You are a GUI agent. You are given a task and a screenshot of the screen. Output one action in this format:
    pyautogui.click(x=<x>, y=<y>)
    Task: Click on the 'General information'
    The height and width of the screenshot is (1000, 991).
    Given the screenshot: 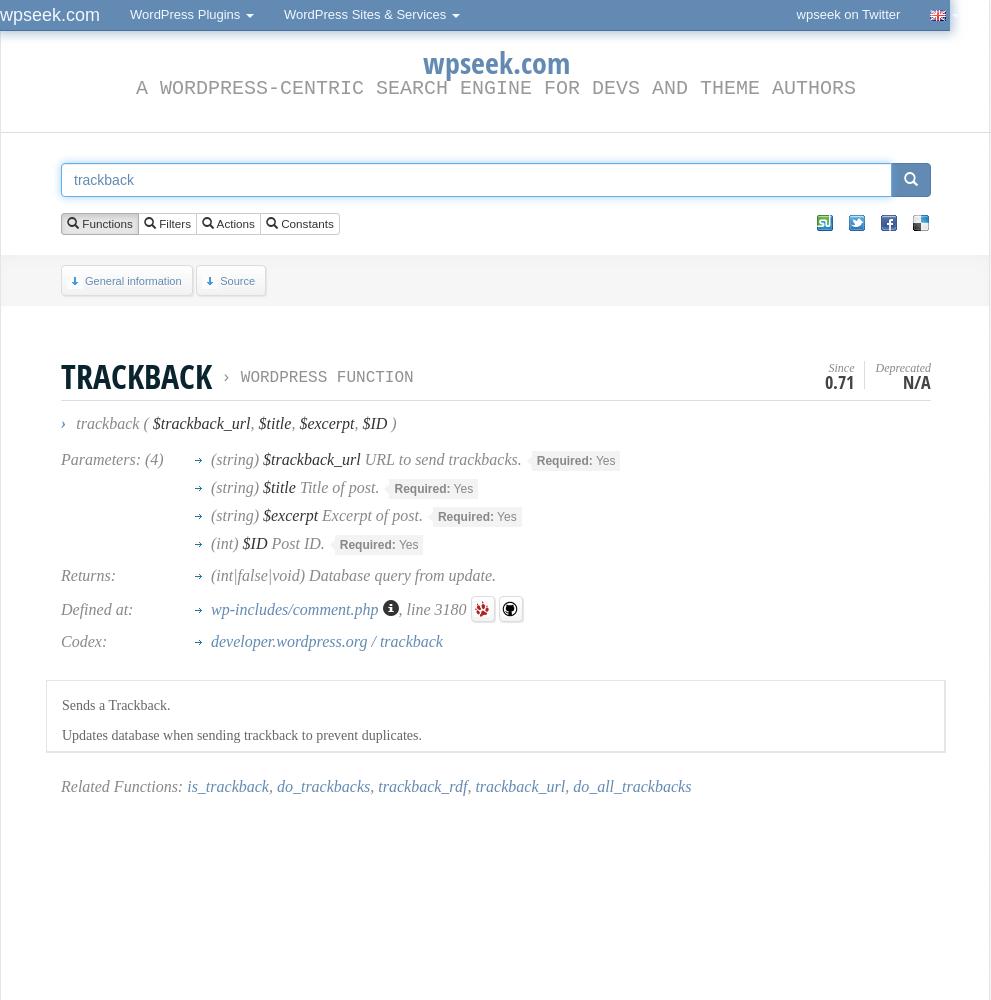 What is the action you would take?
    pyautogui.click(x=131, y=281)
    